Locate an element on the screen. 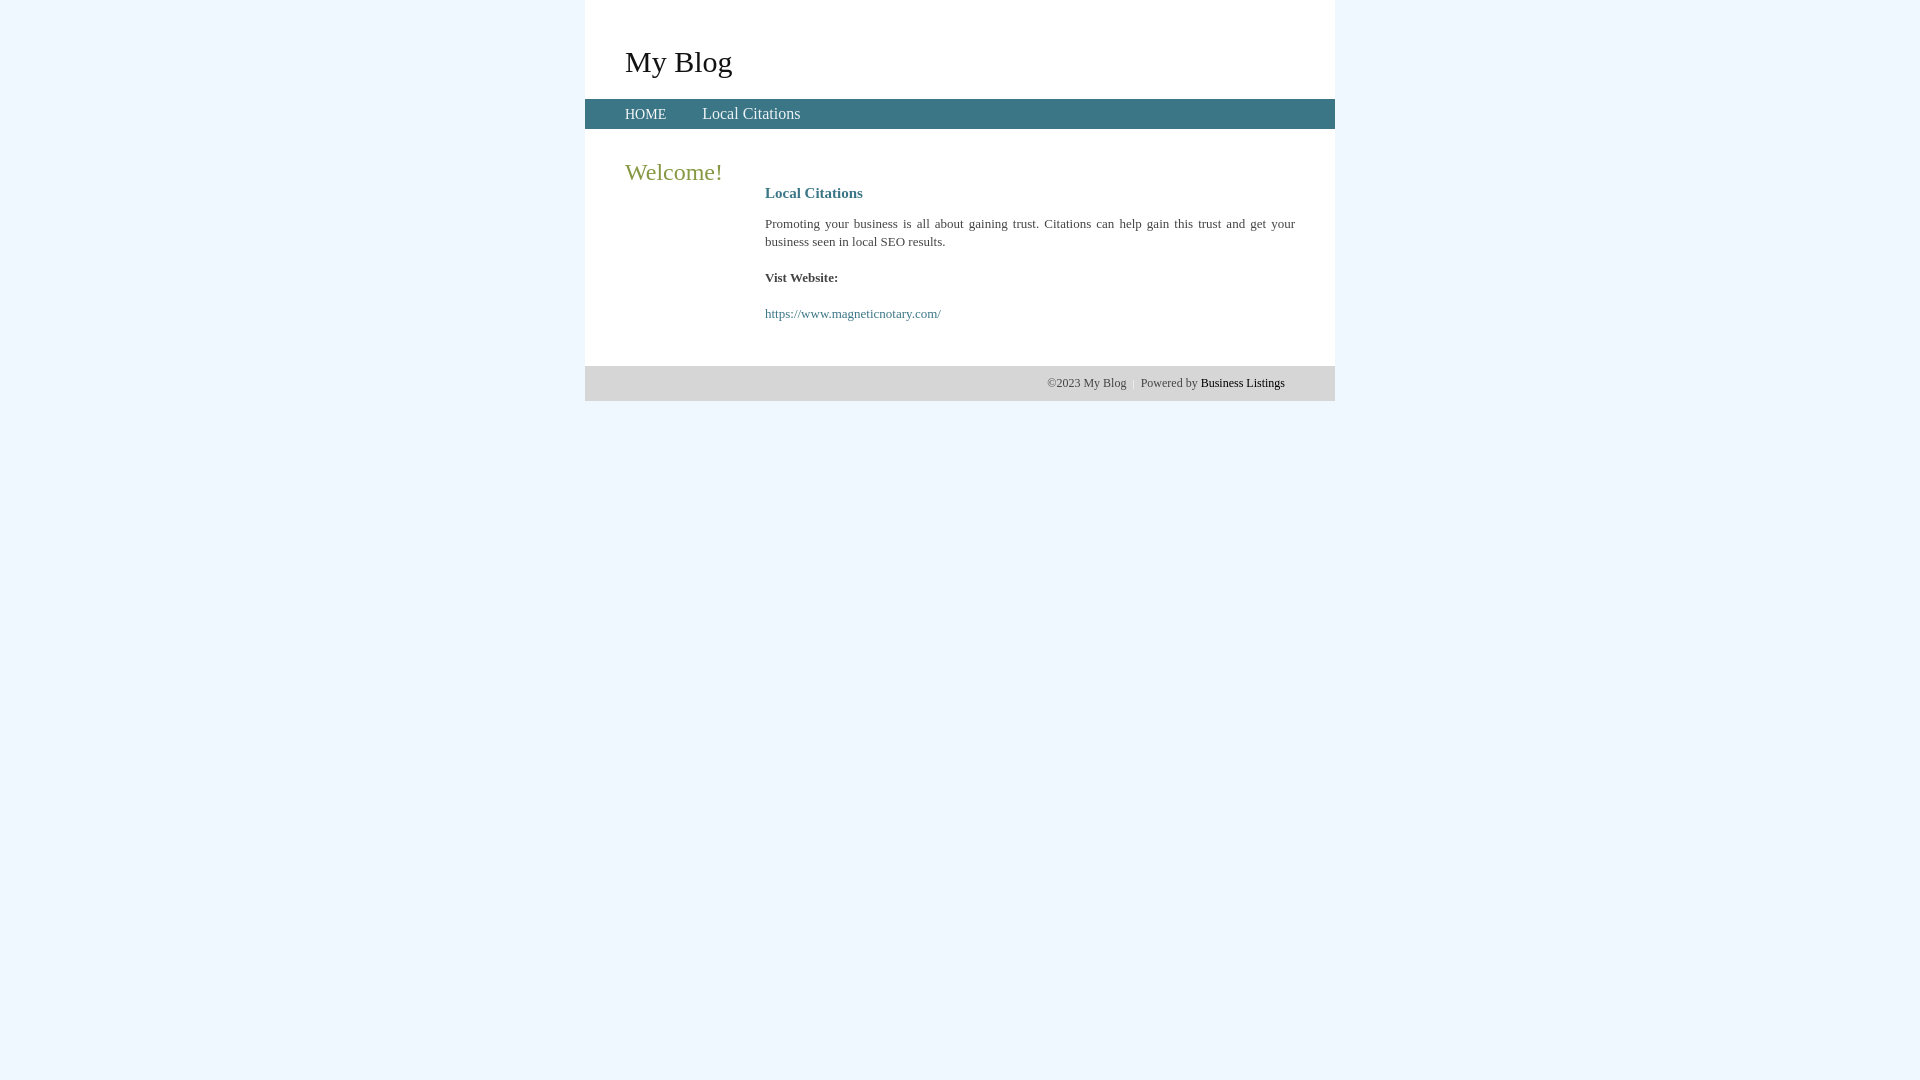 This screenshot has width=1920, height=1080. 'My Blog' is located at coordinates (678, 60).